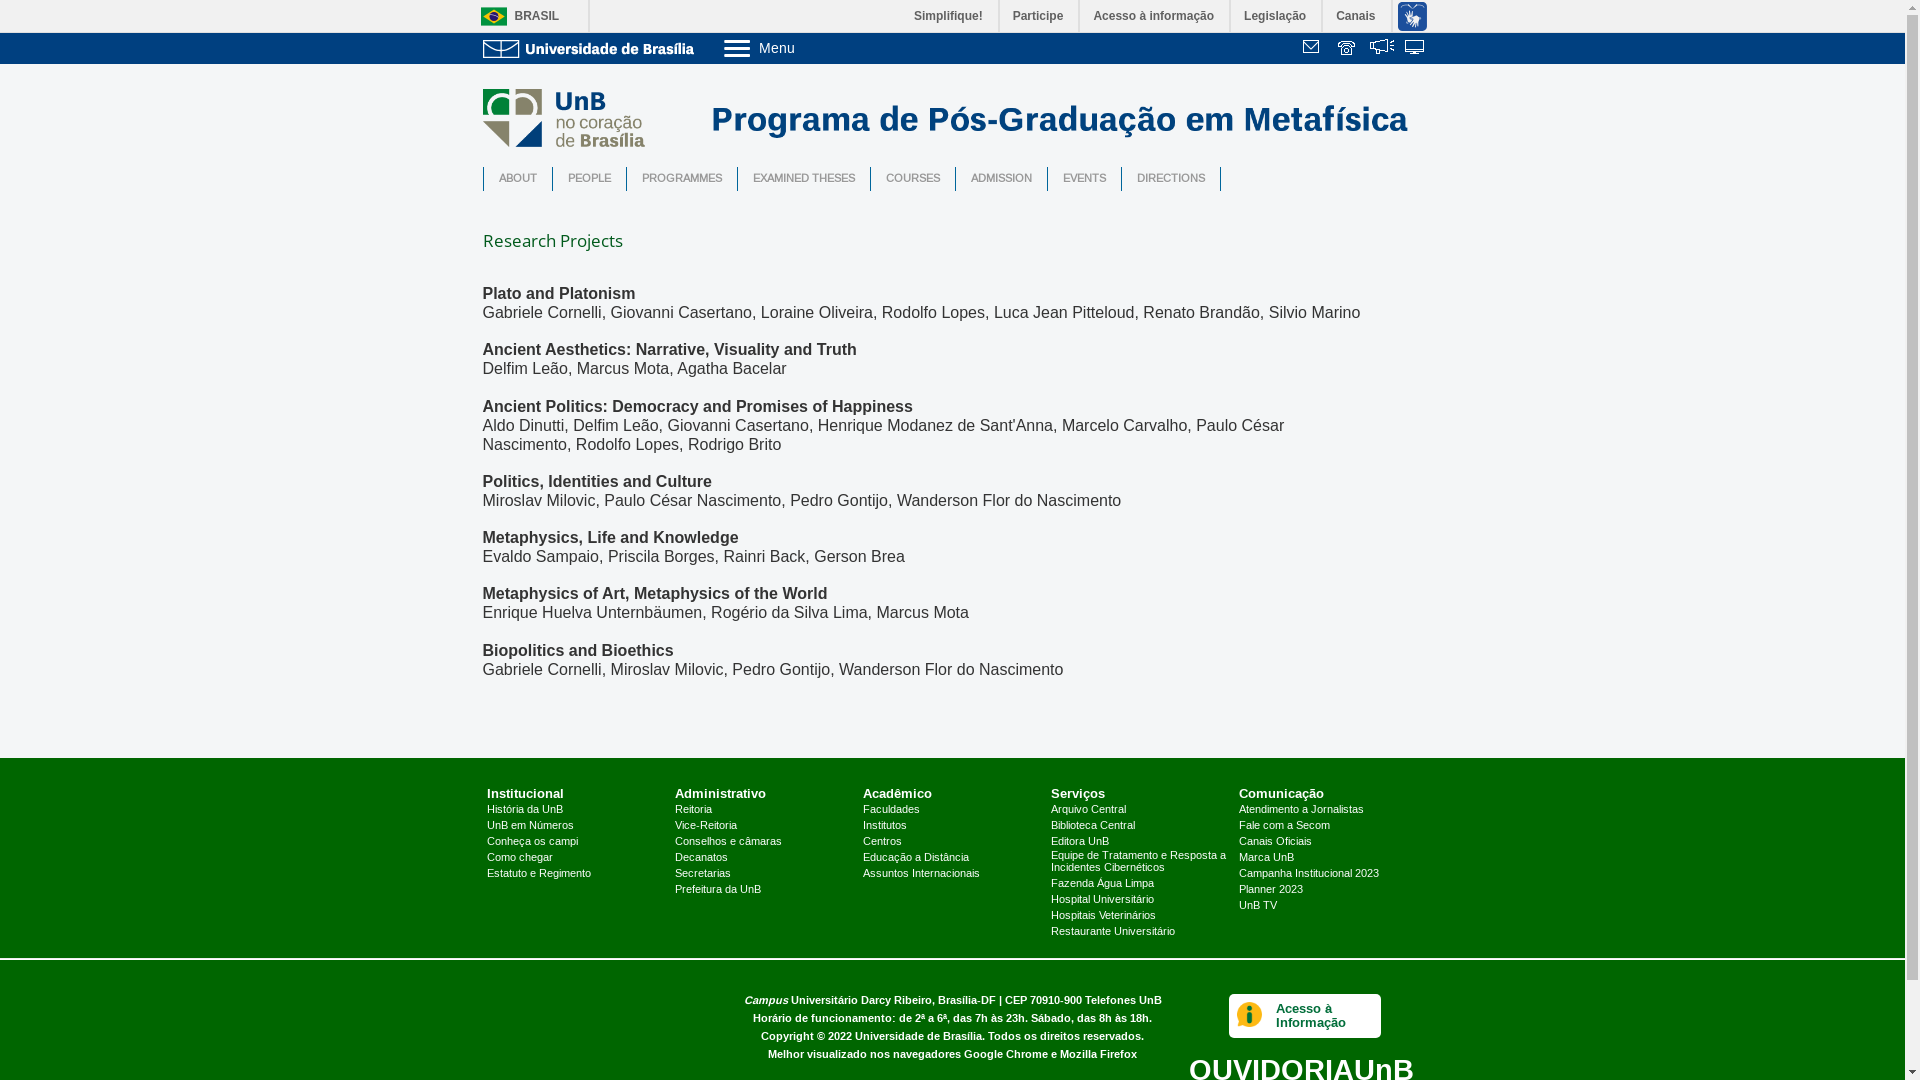 The image size is (1920, 1080). Describe the element at coordinates (1301, 48) in the screenshot. I see `'Webmail'` at that location.